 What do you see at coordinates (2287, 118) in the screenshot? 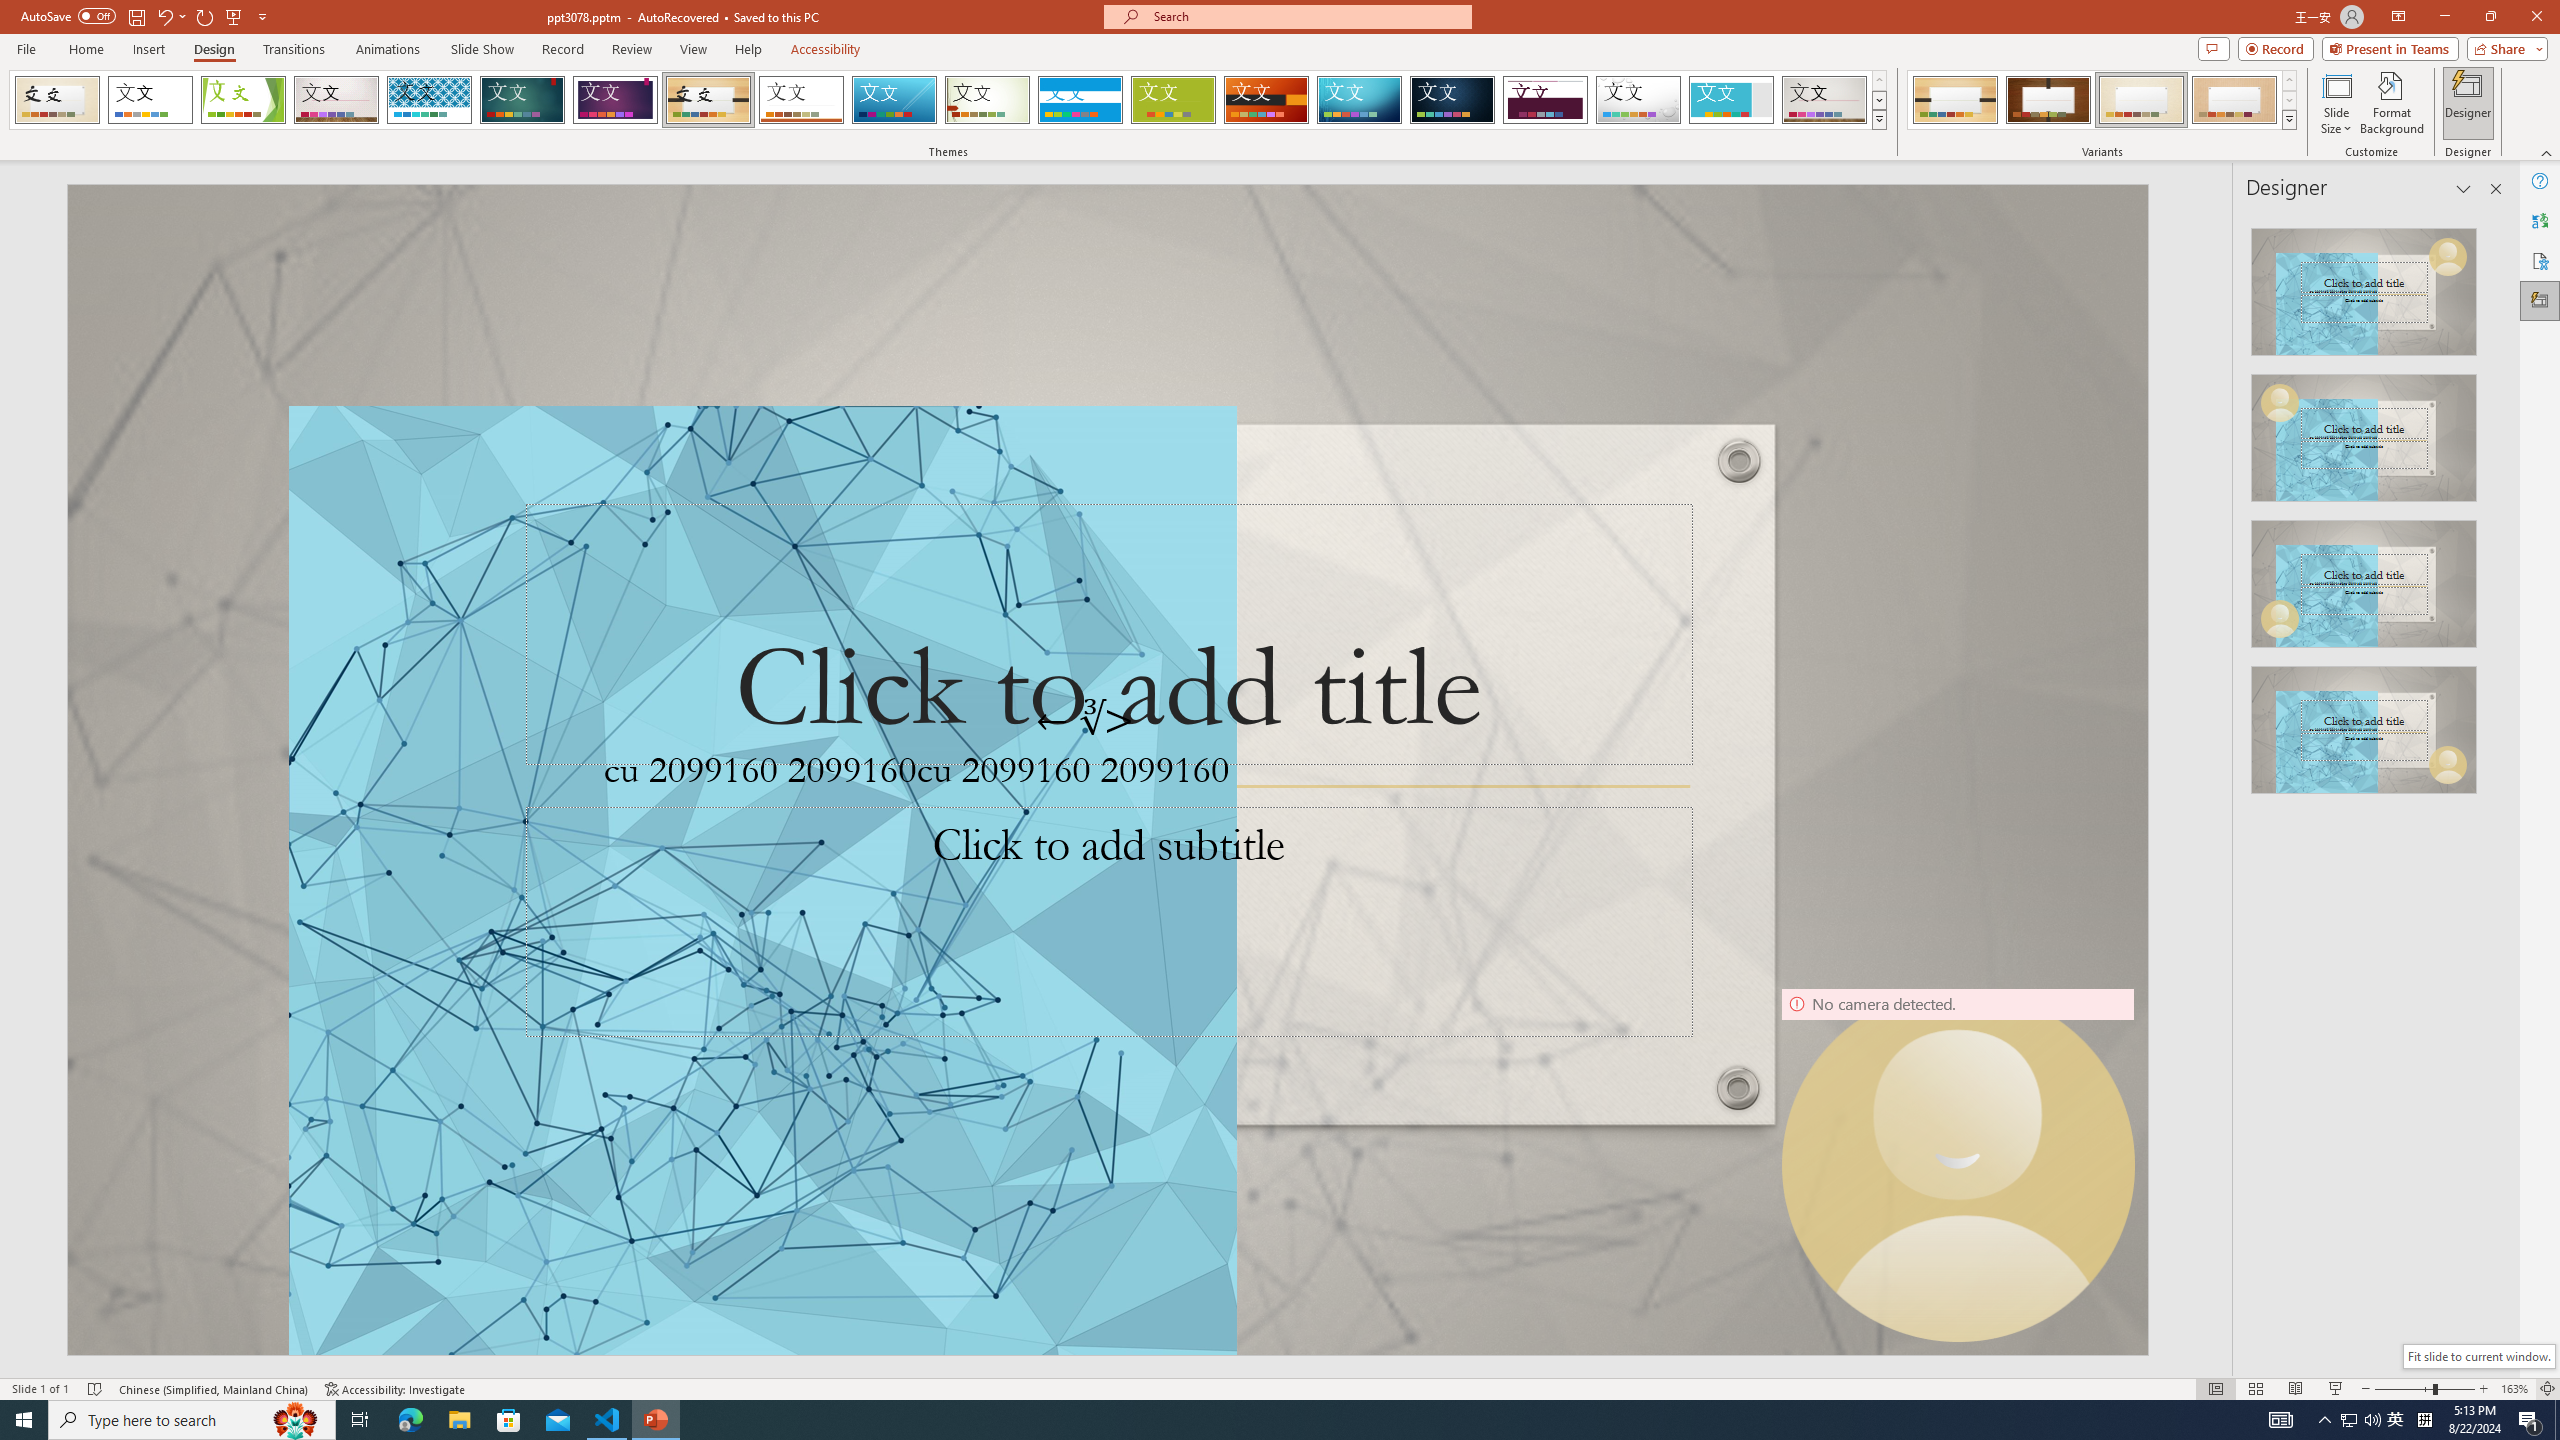
I see `'Variants'` at bounding box center [2287, 118].